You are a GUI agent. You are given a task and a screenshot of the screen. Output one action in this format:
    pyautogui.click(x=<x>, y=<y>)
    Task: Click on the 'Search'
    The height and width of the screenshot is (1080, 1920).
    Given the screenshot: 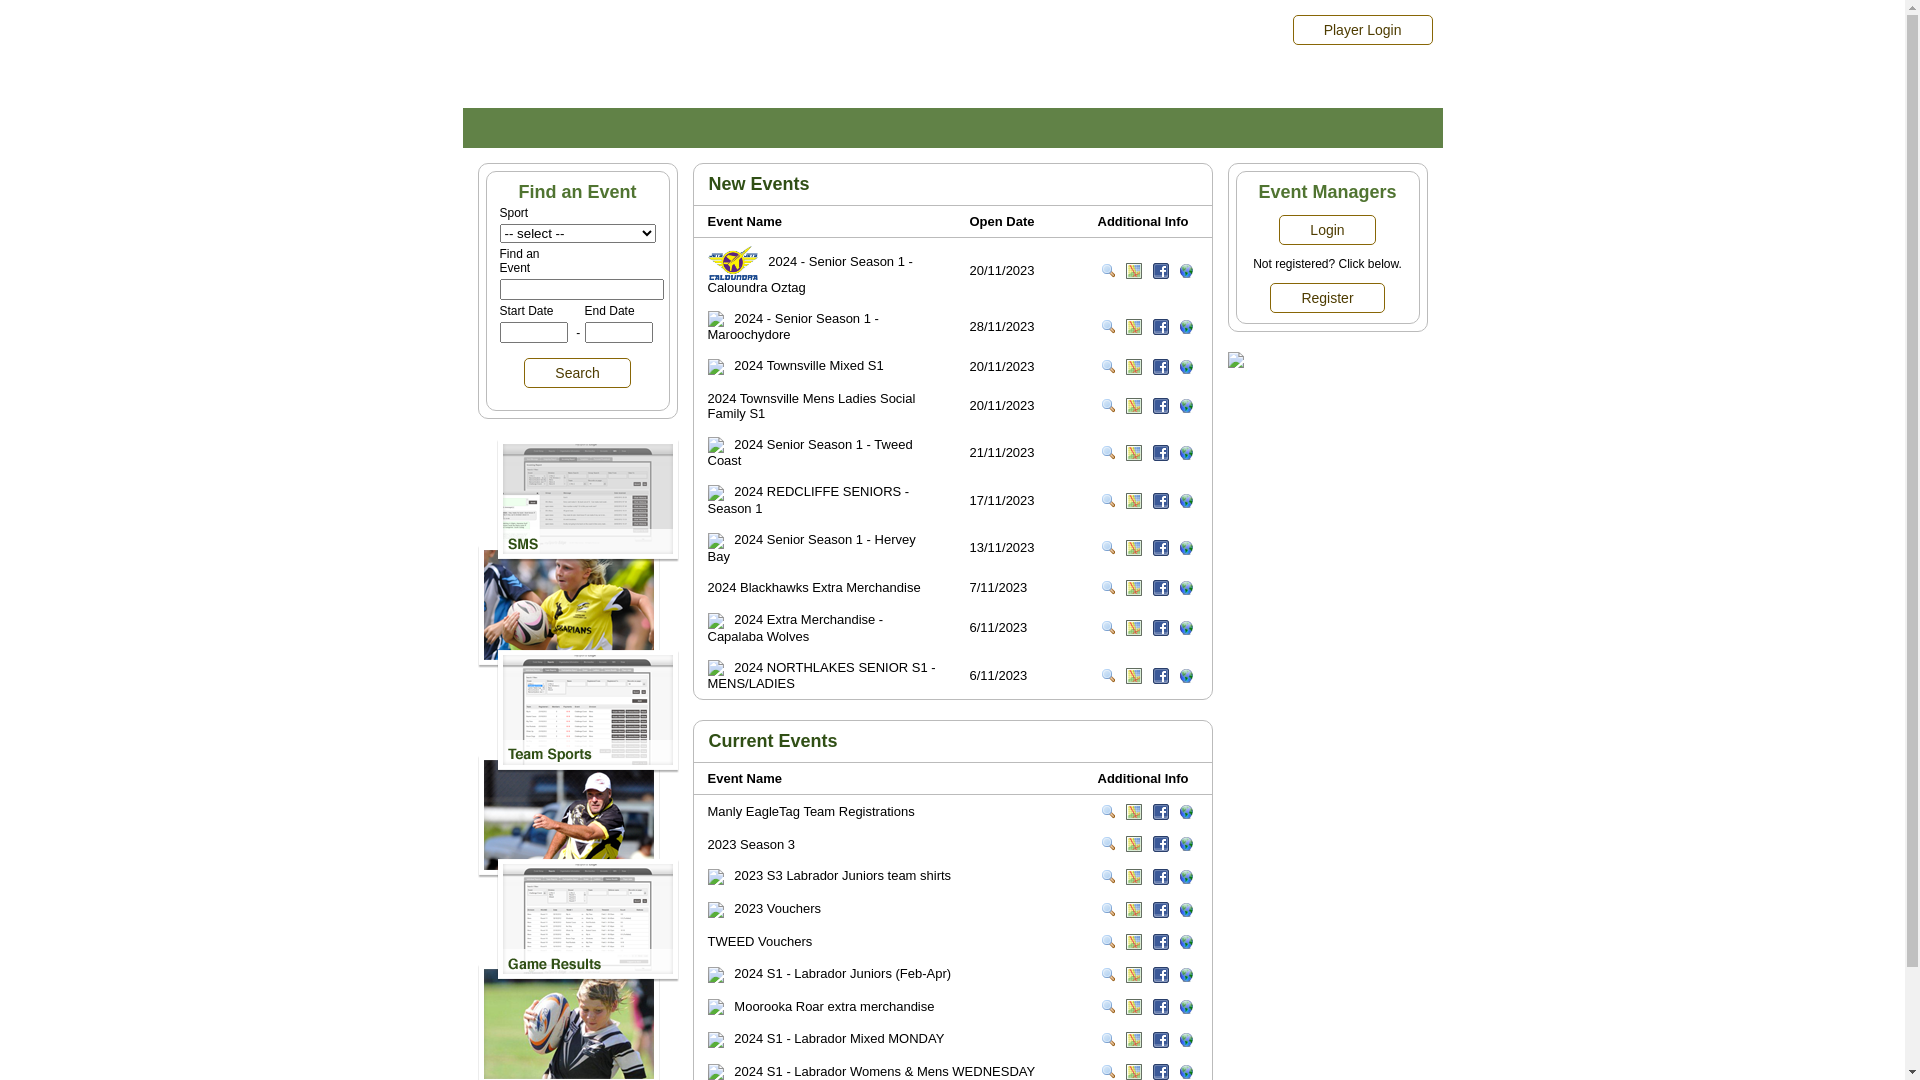 What is the action you would take?
    pyautogui.click(x=523, y=373)
    